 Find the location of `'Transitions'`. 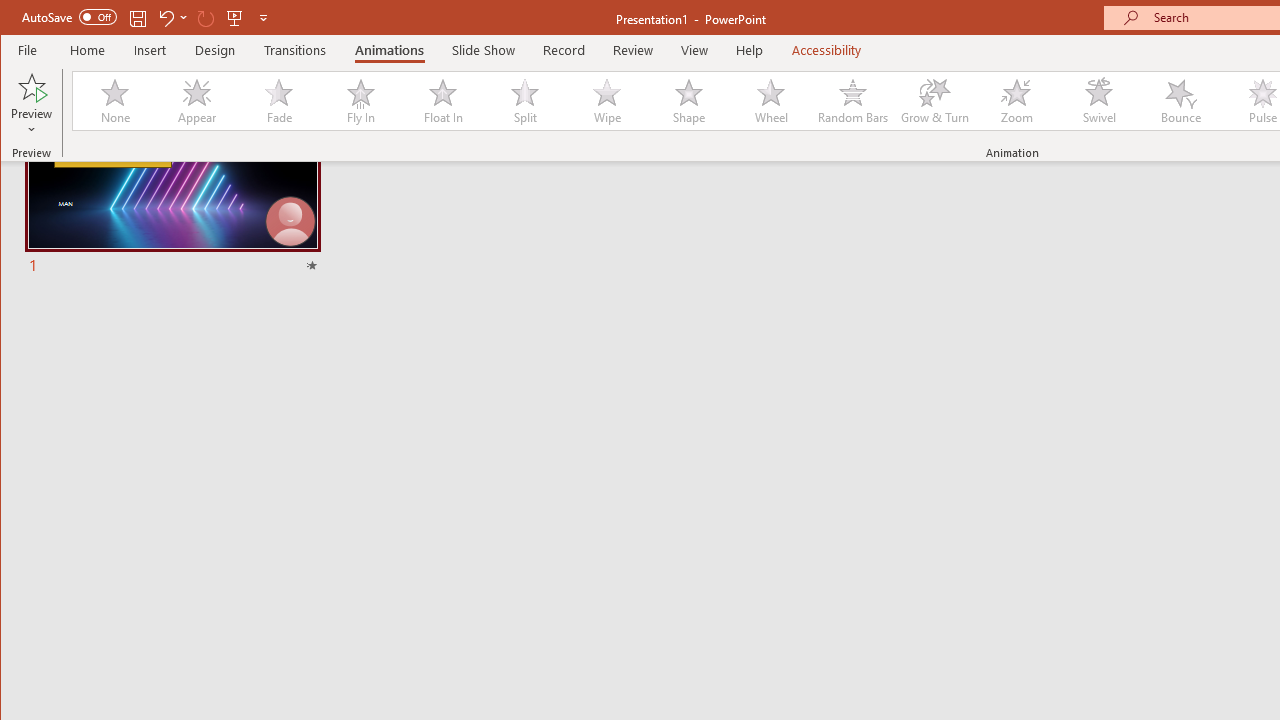

'Transitions' is located at coordinates (294, 49).